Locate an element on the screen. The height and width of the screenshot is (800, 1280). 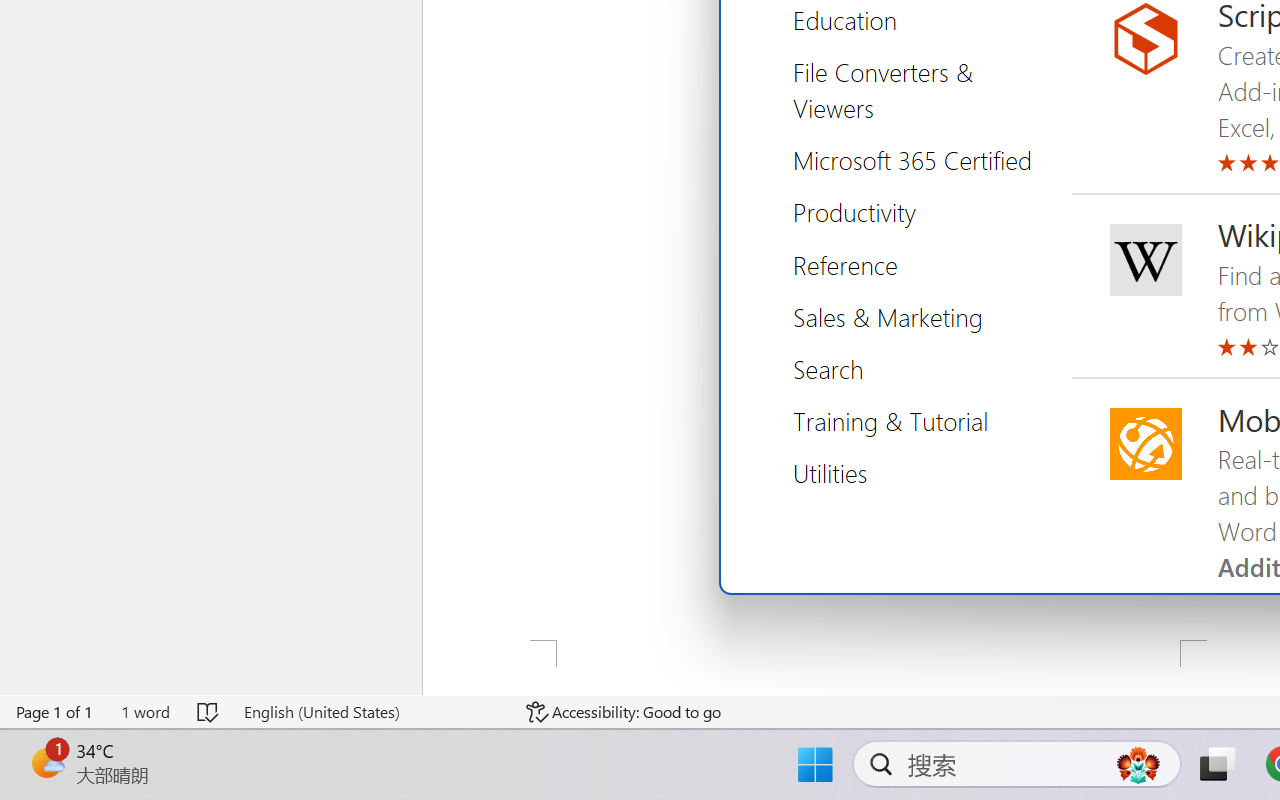
'AutomationID: DynamicSearchBoxGleamImage' is located at coordinates (1138, 764).